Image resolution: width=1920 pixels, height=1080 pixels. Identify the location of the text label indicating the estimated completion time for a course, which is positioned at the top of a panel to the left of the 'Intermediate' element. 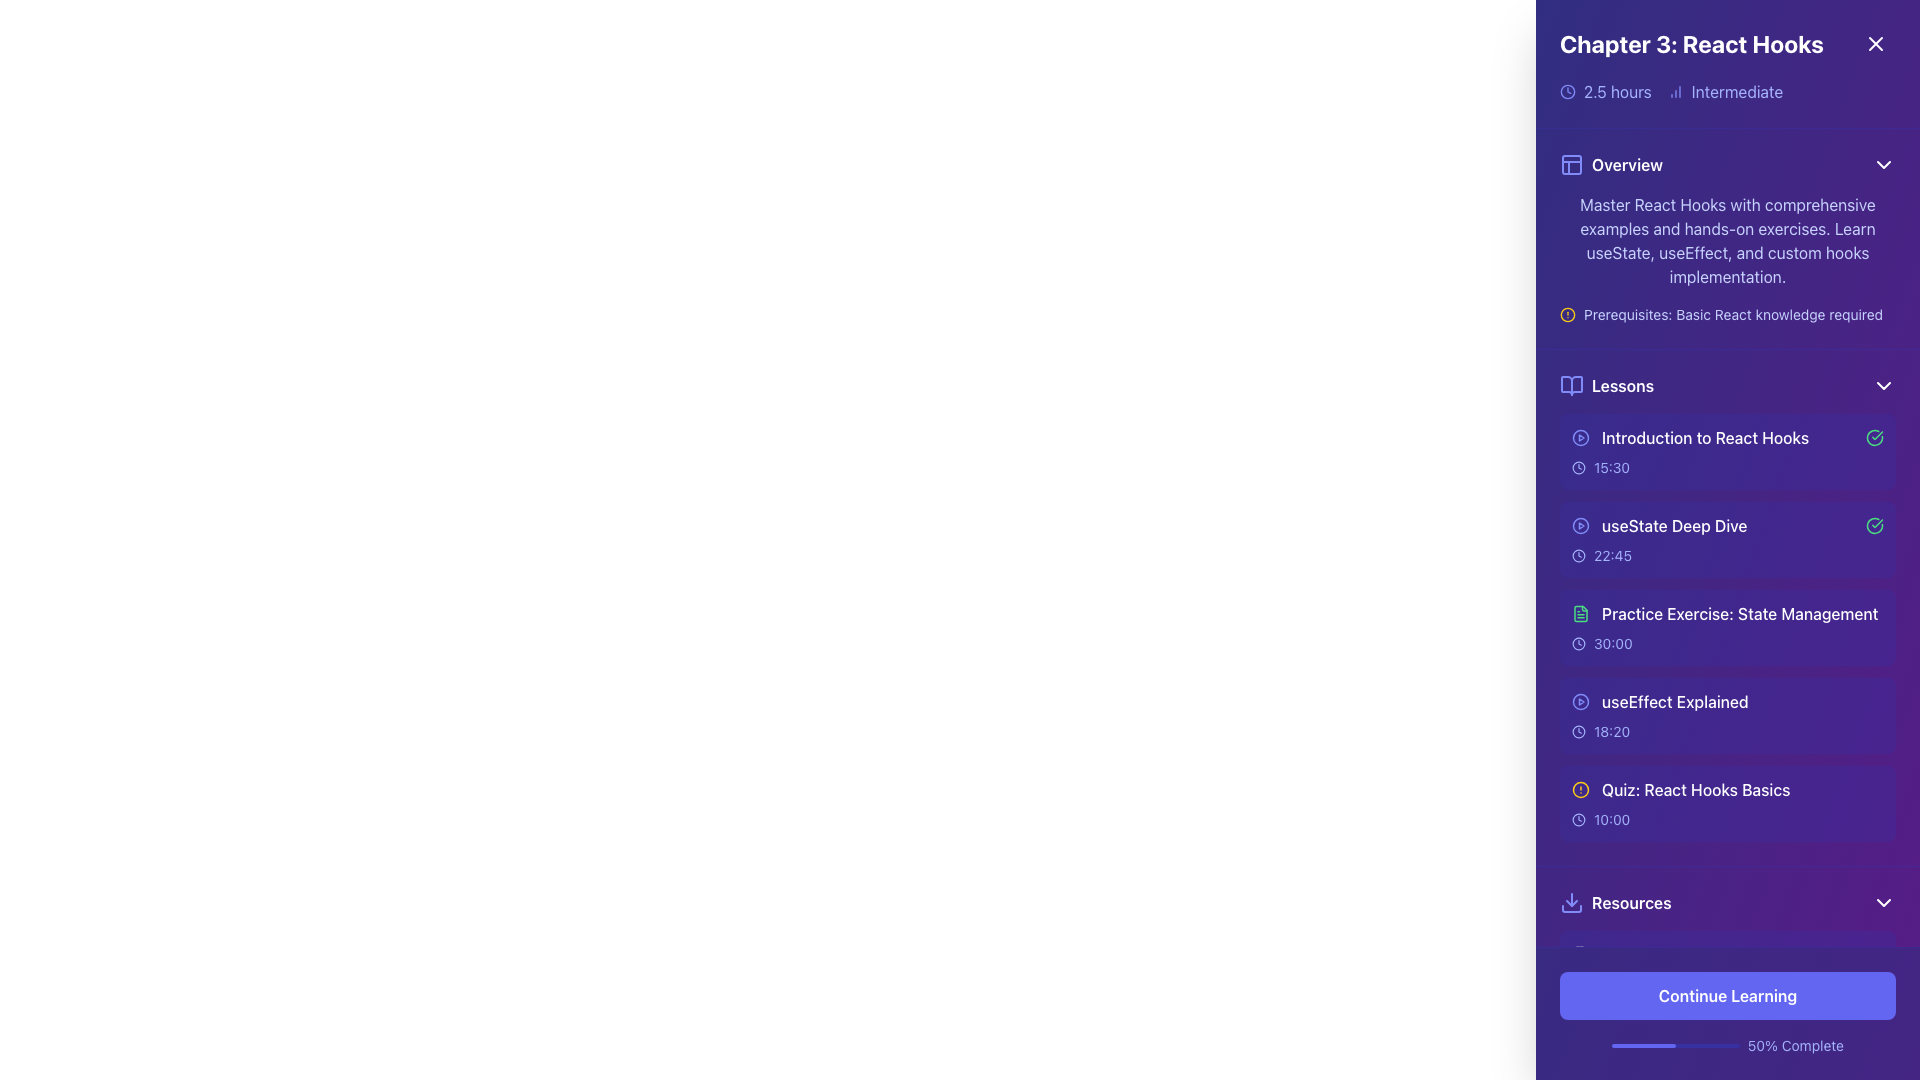
(1605, 92).